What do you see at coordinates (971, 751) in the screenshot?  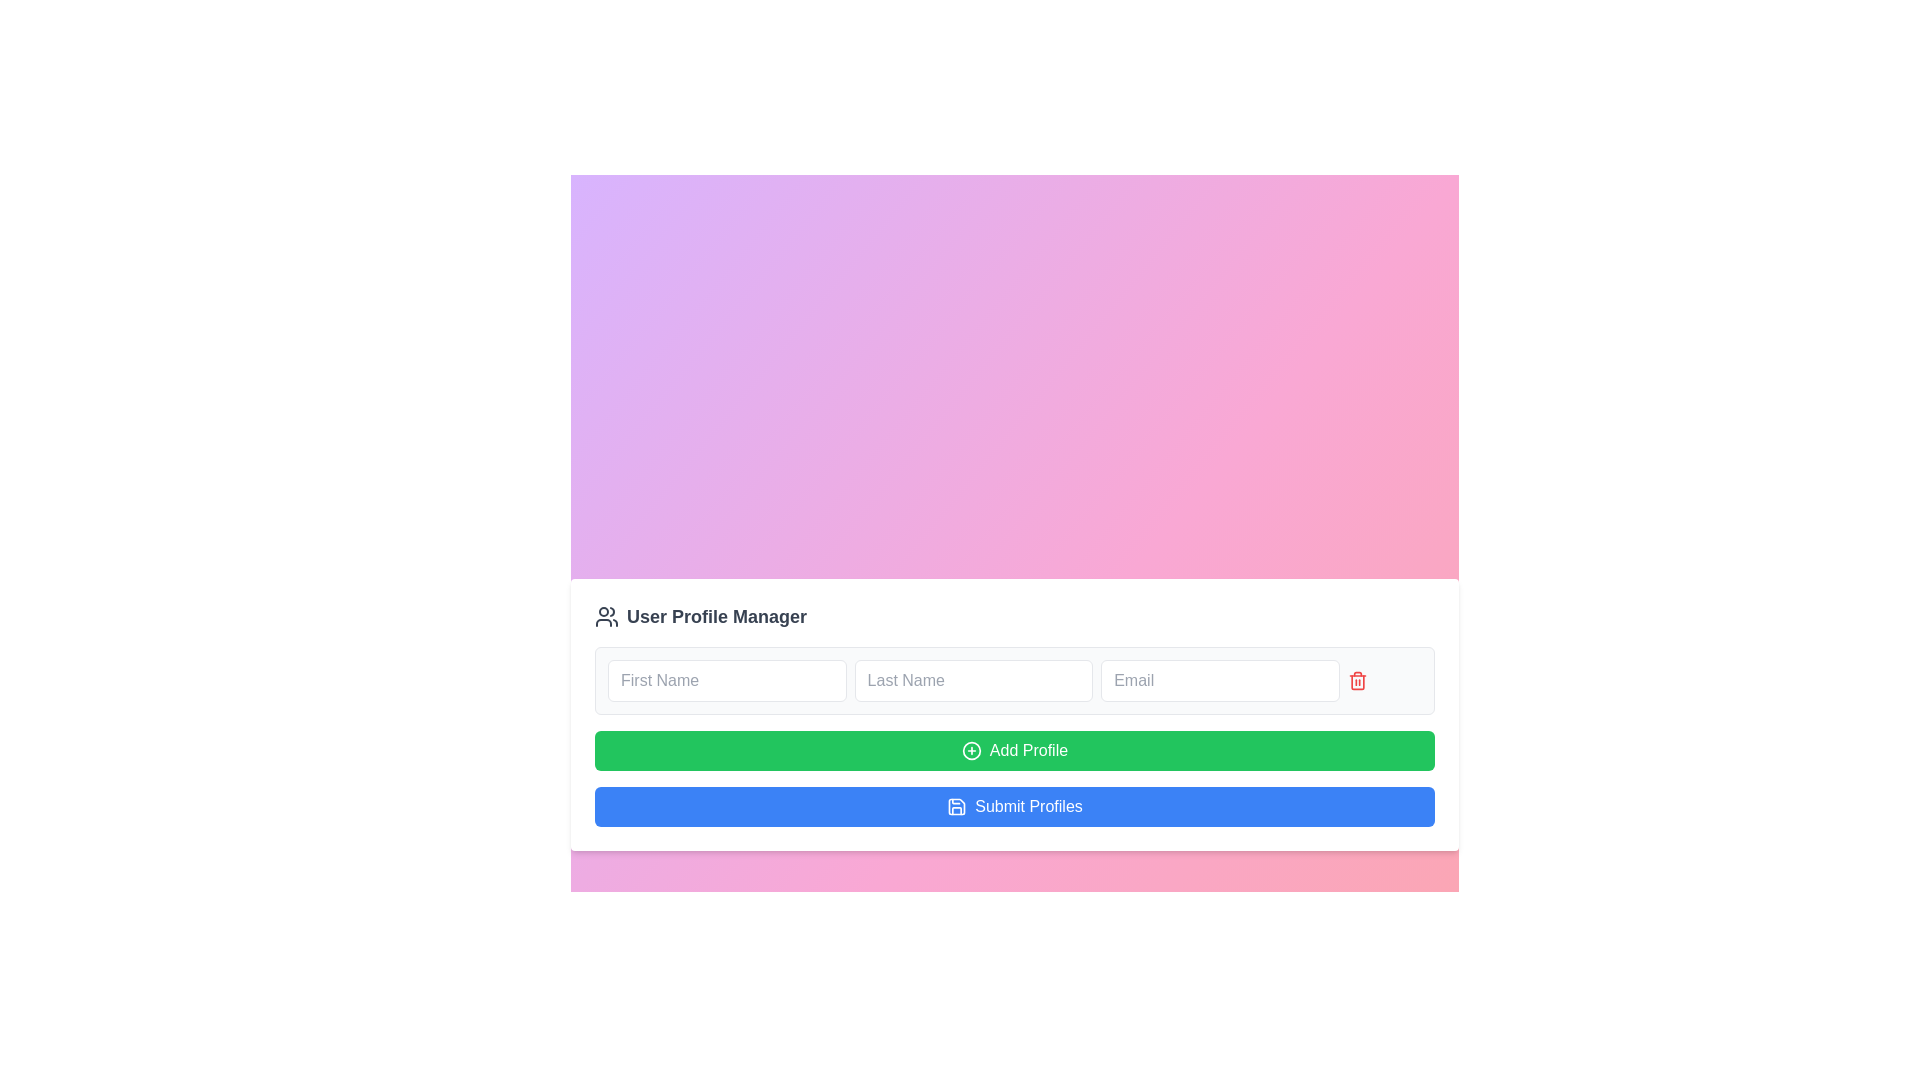 I see `the circular SVG shape within the 'Add Profile' button` at bounding box center [971, 751].